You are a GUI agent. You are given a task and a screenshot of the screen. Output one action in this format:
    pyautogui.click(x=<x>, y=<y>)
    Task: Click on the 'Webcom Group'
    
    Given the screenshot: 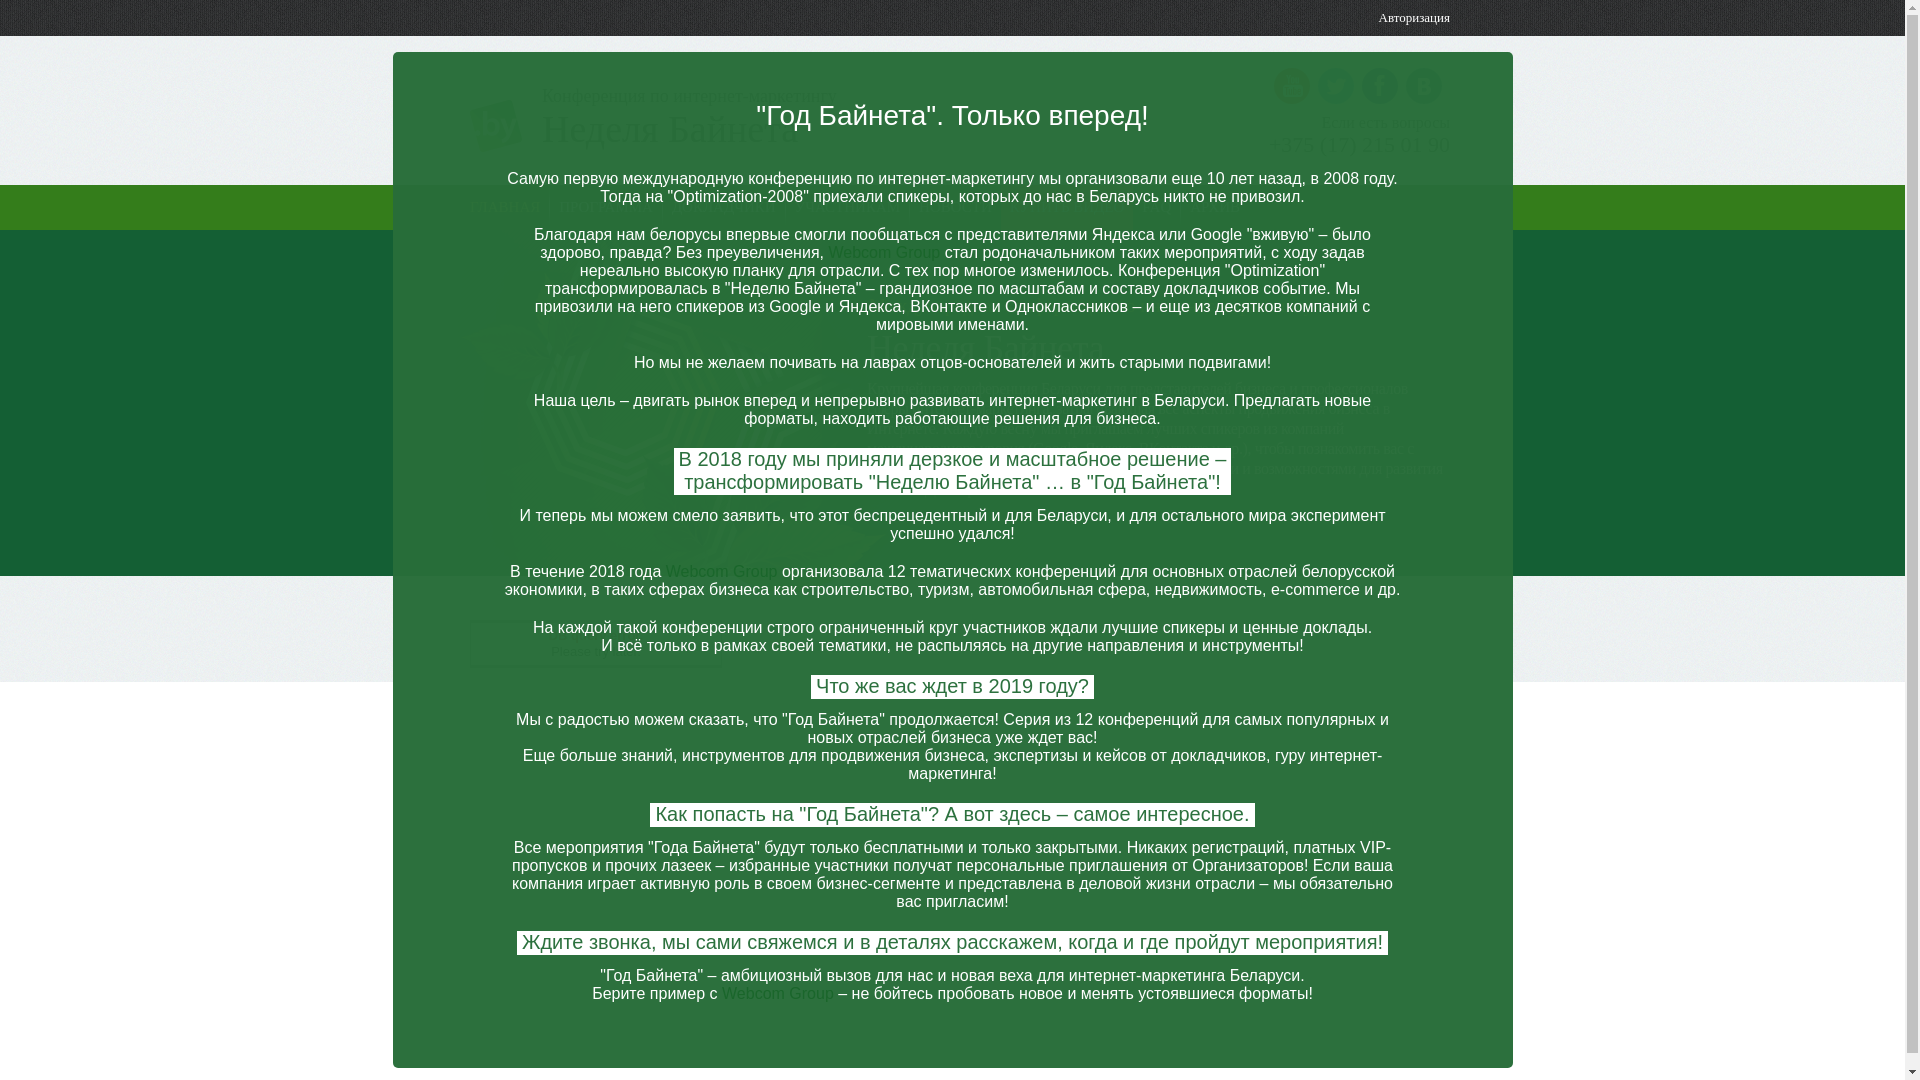 What is the action you would take?
    pyautogui.click(x=776, y=993)
    